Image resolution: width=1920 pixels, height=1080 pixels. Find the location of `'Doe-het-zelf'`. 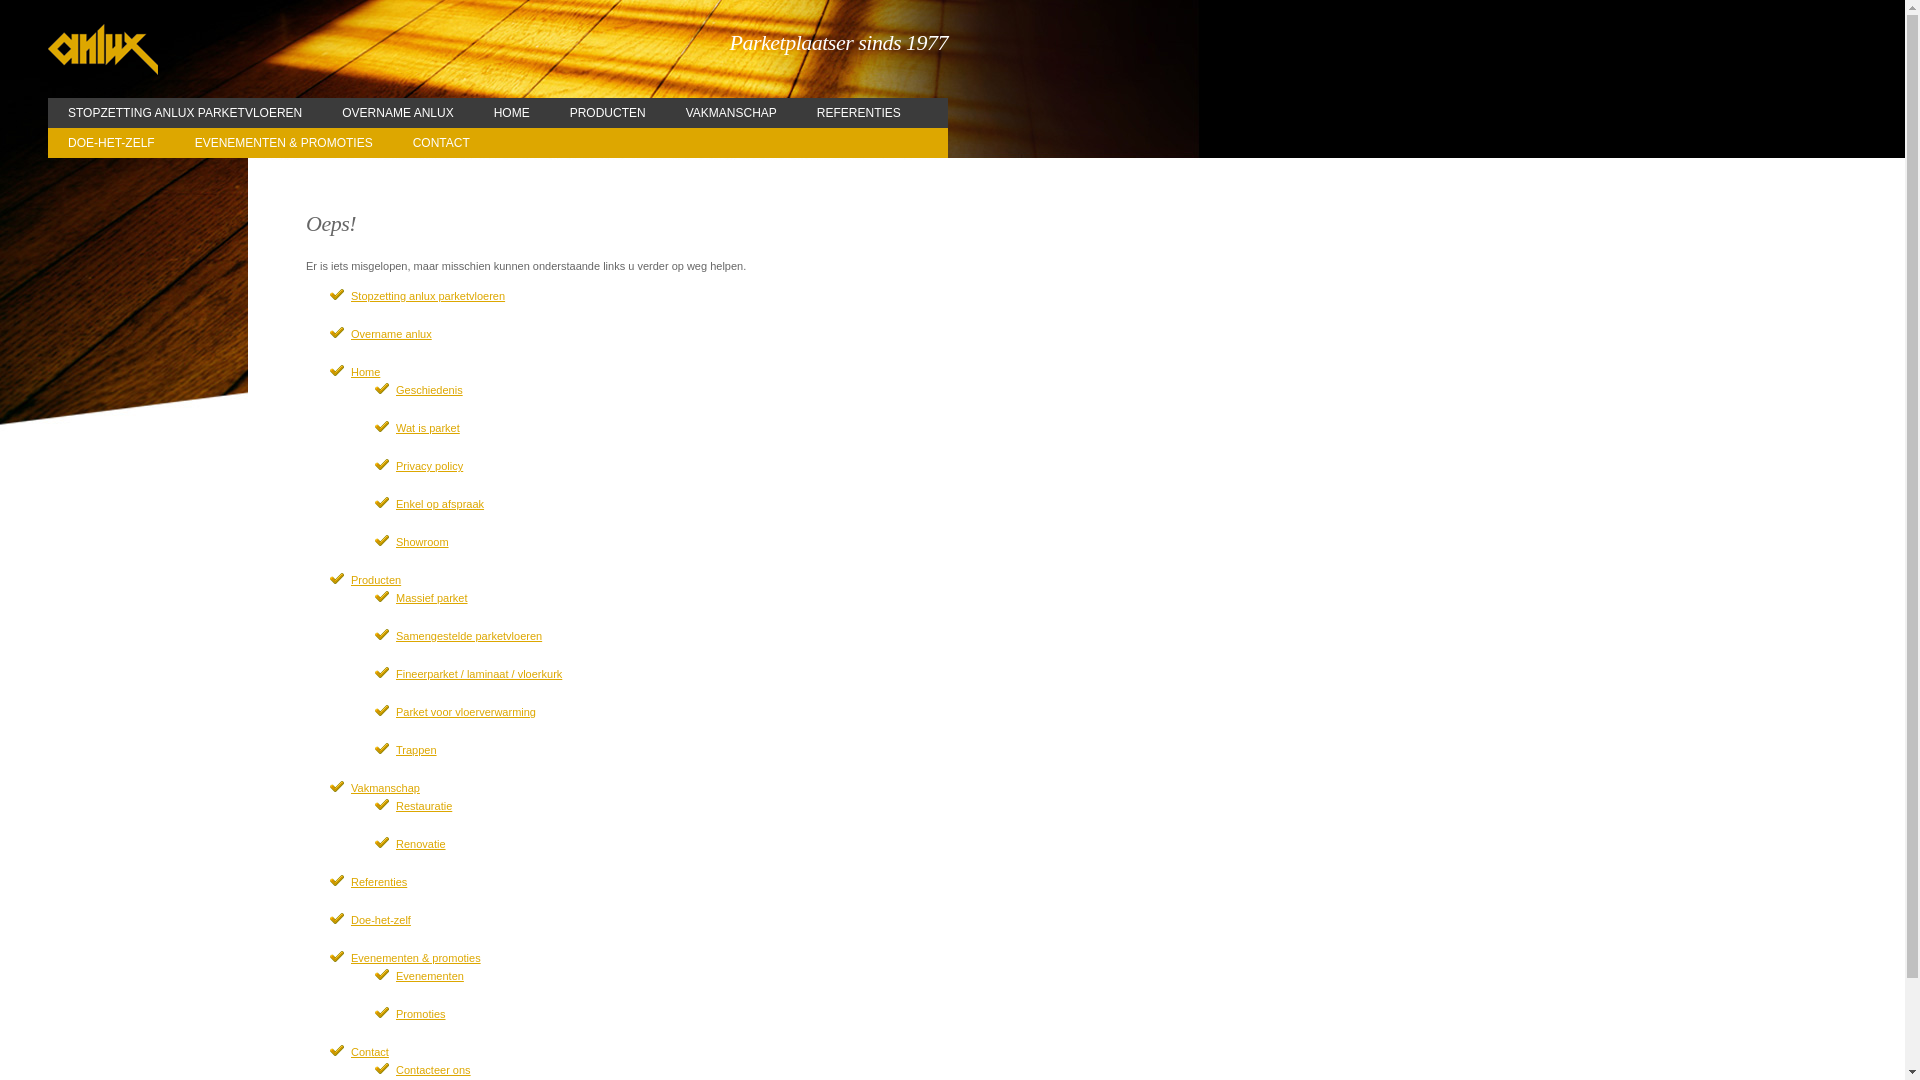

'Doe-het-zelf' is located at coordinates (380, 920).